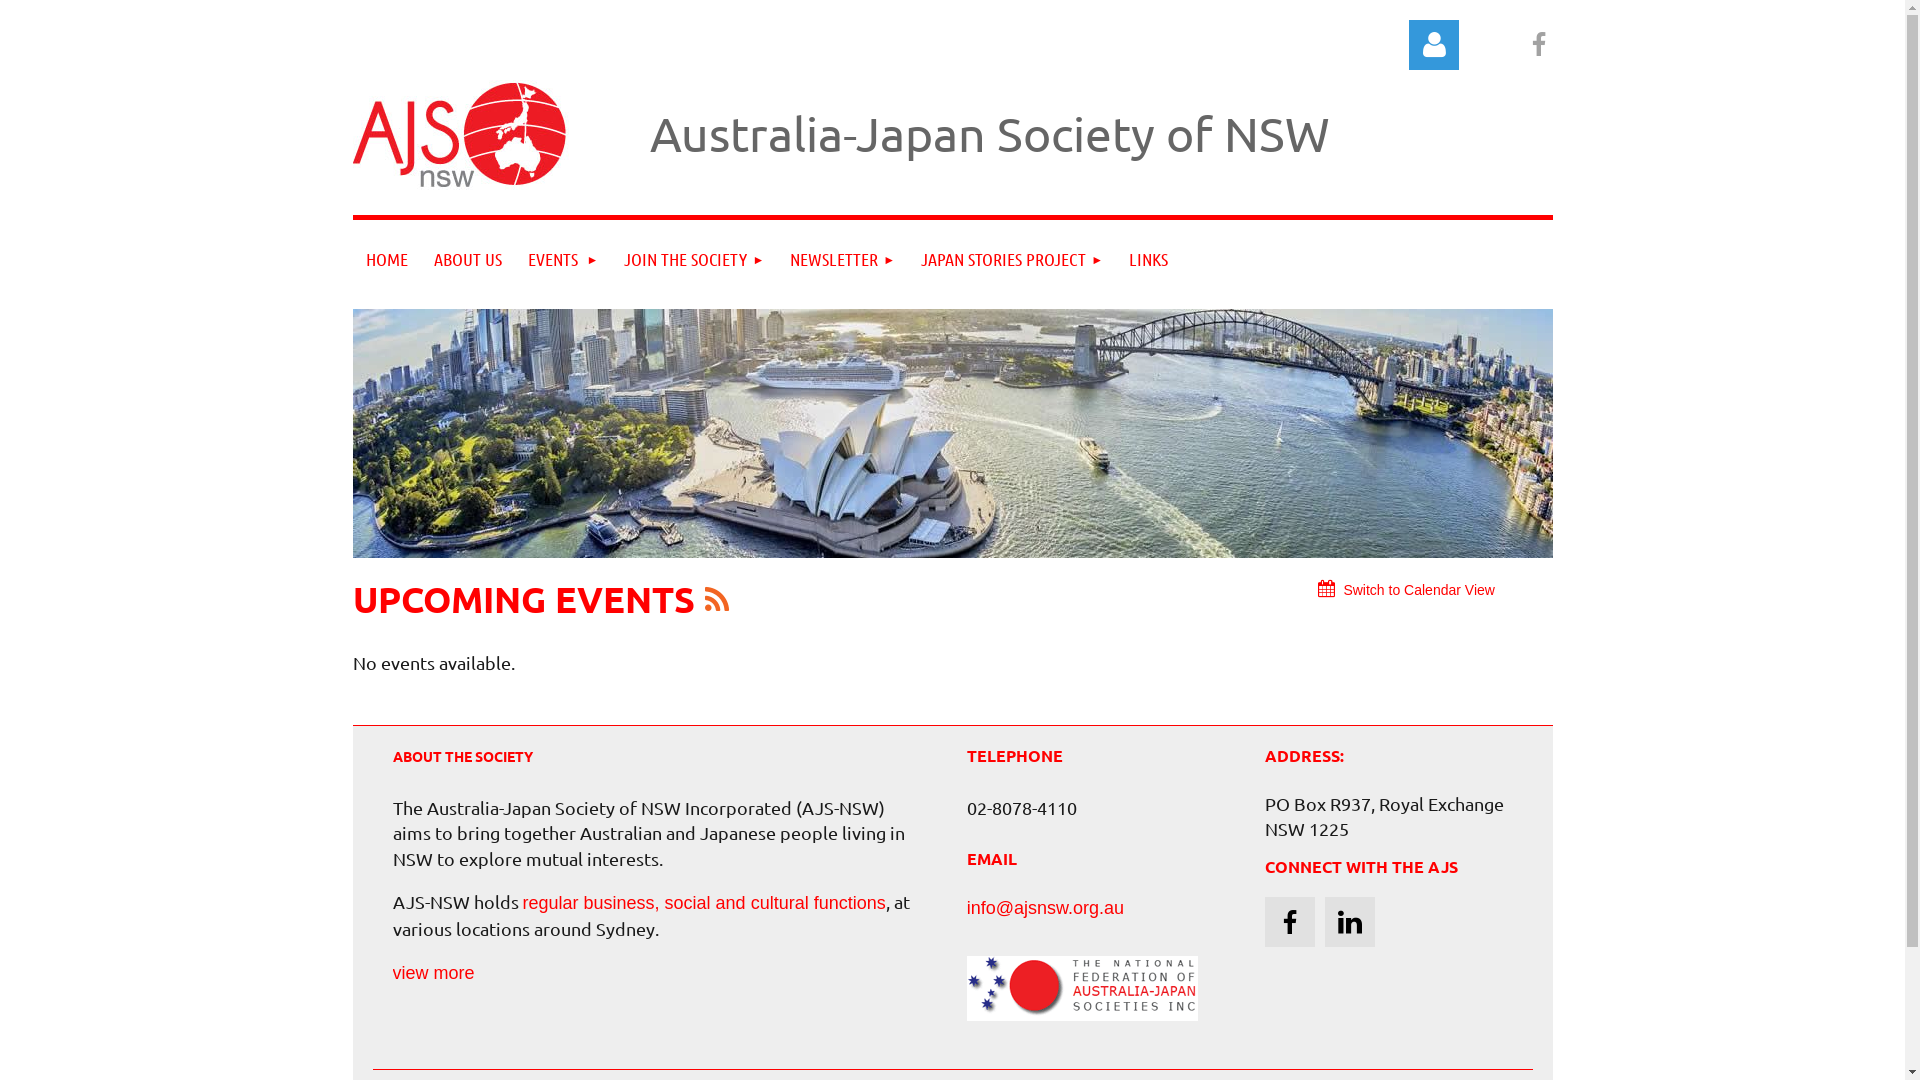  What do you see at coordinates (694, 258) in the screenshot?
I see `'JOIN THE SOCIETY'` at bounding box center [694, 258].